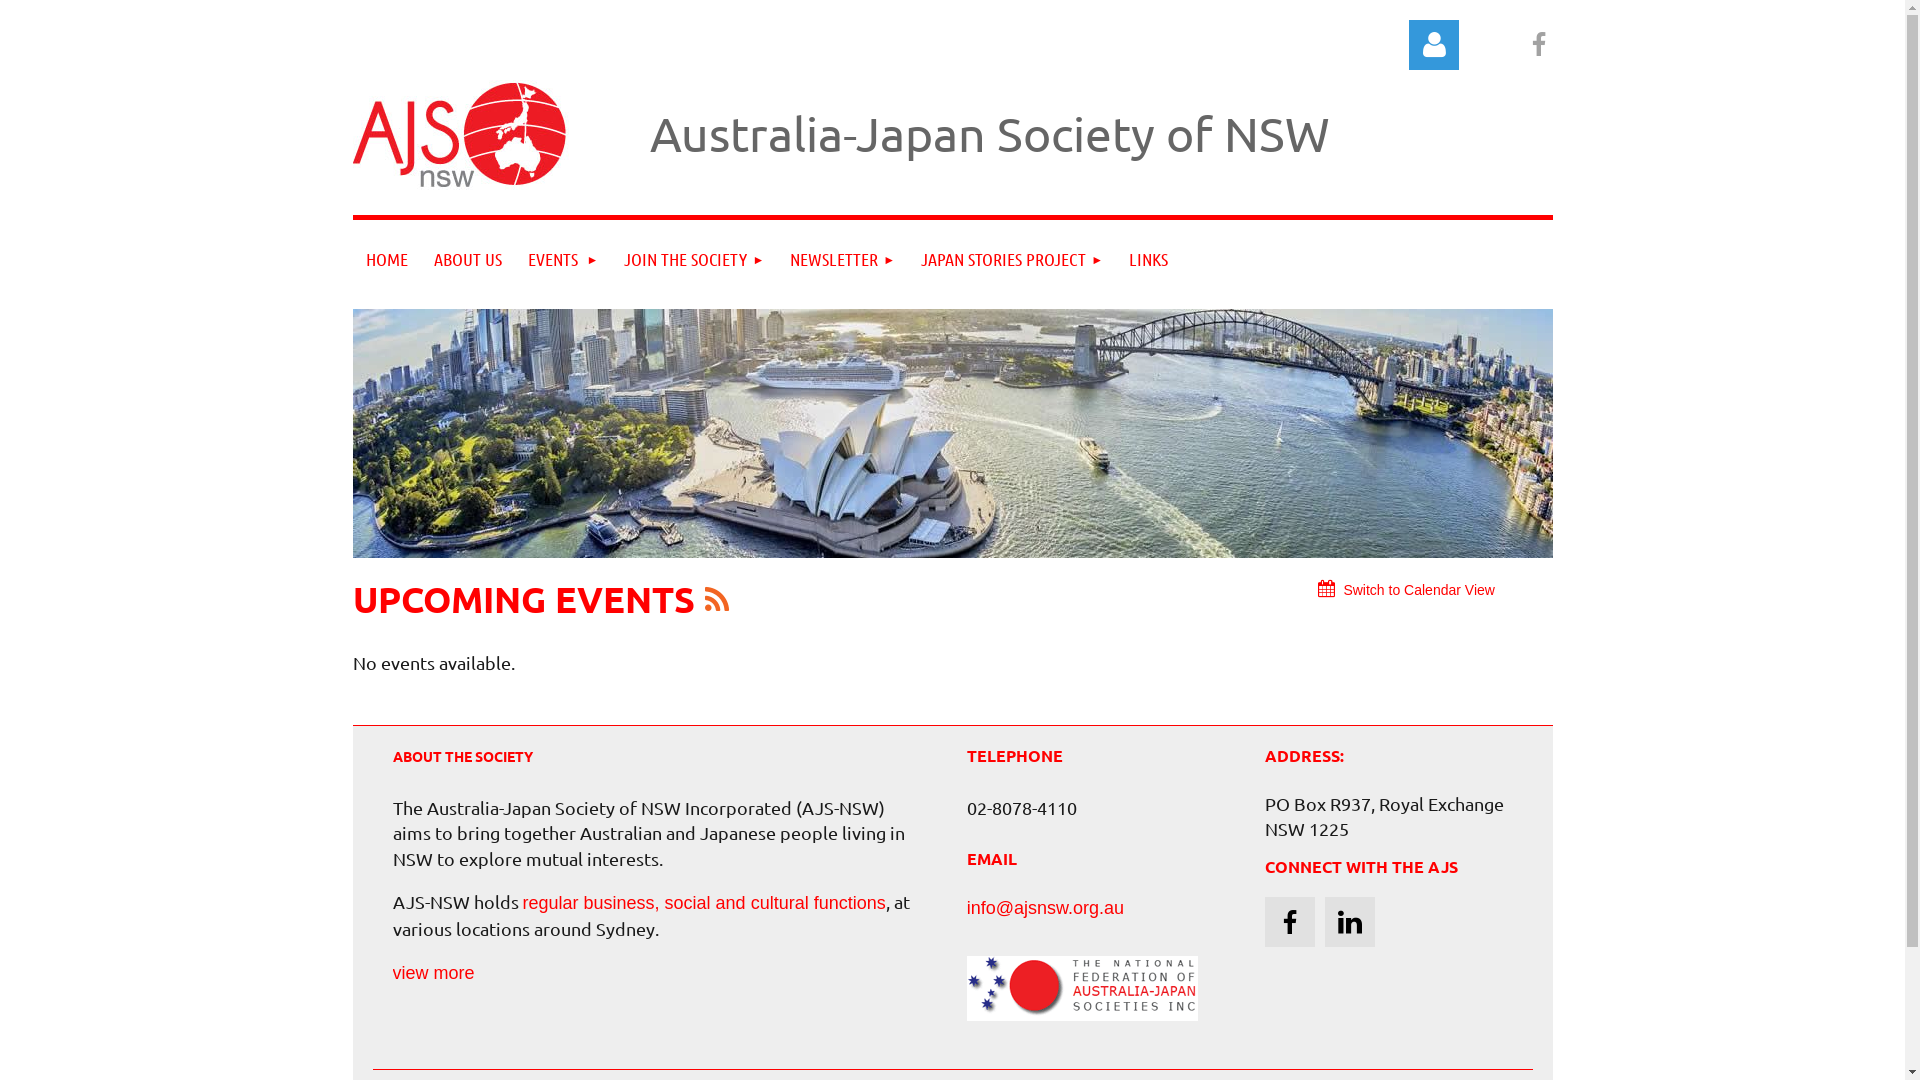  What do you see at coordinates (694, 258) in the screenshot?
I see `'JOIN THE SOCIETY'` at bounding box center [694, 258].